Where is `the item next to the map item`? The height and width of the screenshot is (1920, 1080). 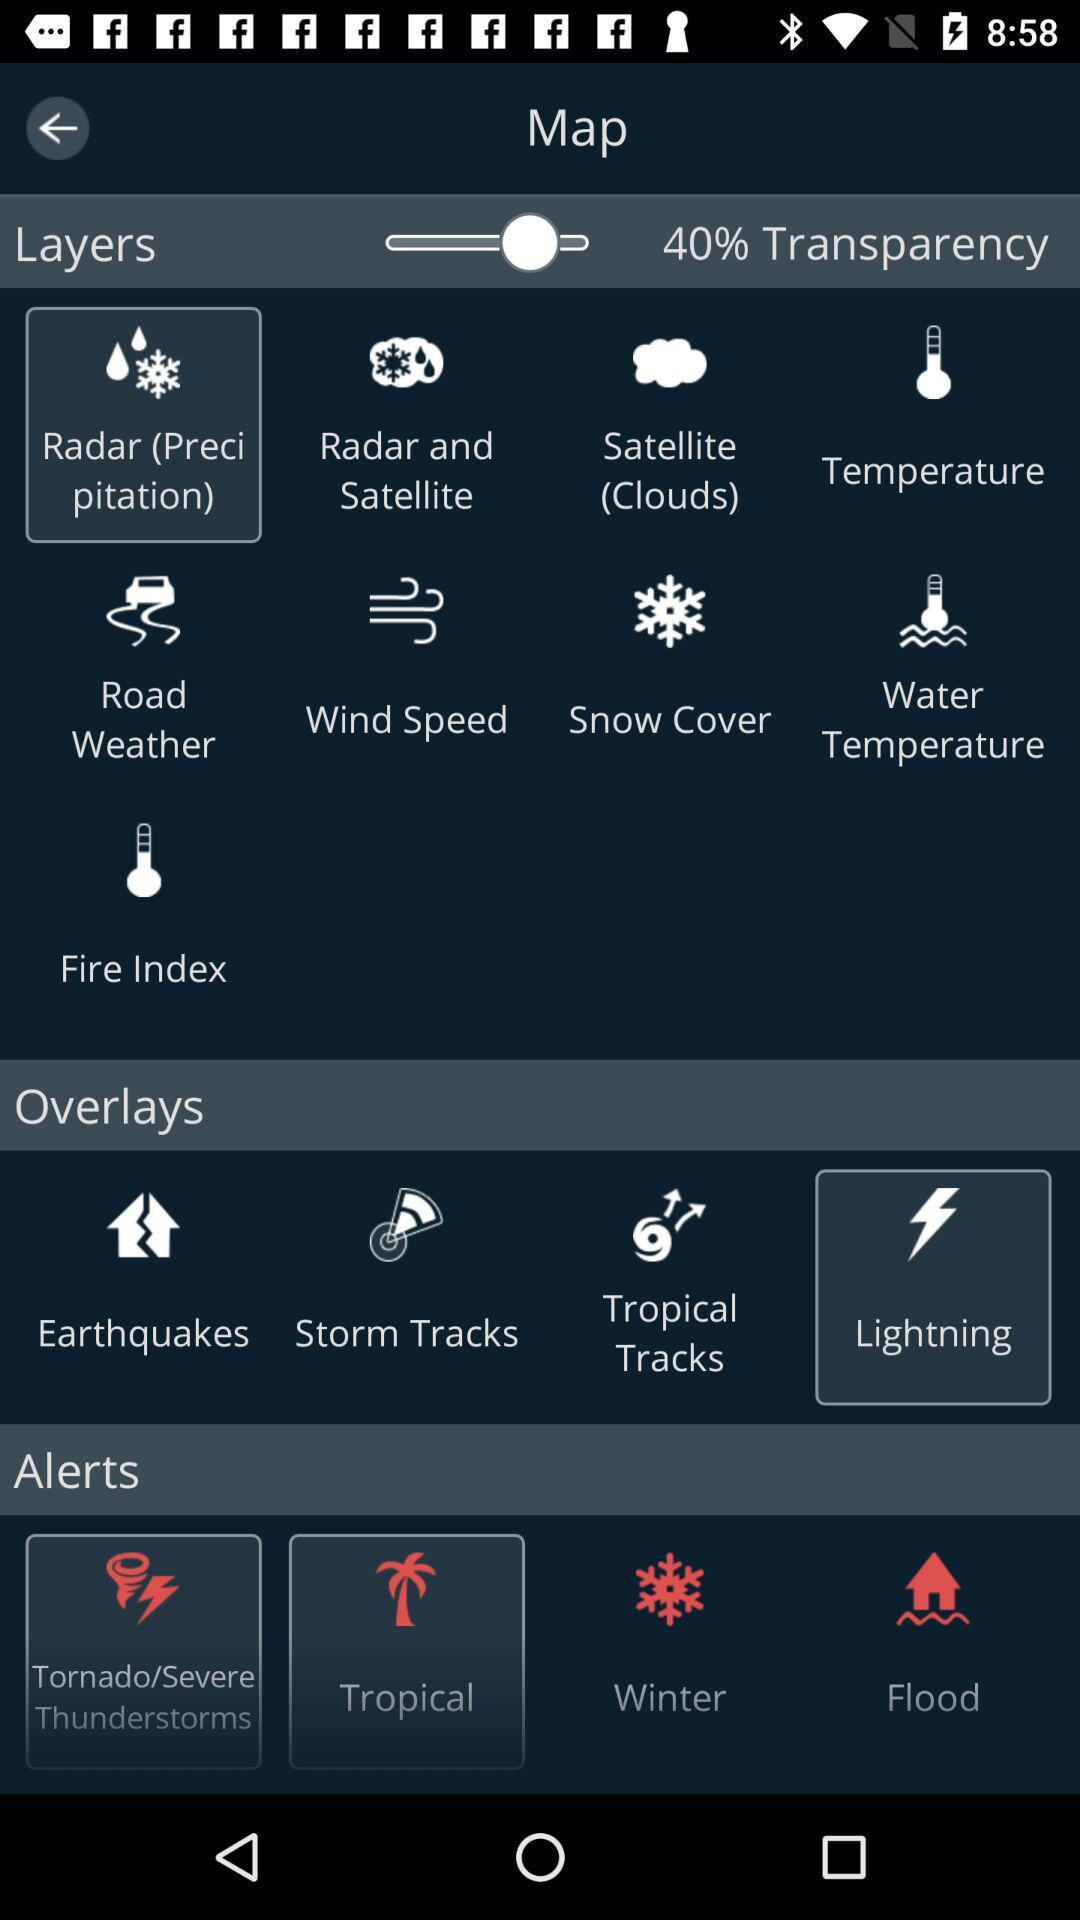
the item next to the map item is located at coordinates (56, 127).